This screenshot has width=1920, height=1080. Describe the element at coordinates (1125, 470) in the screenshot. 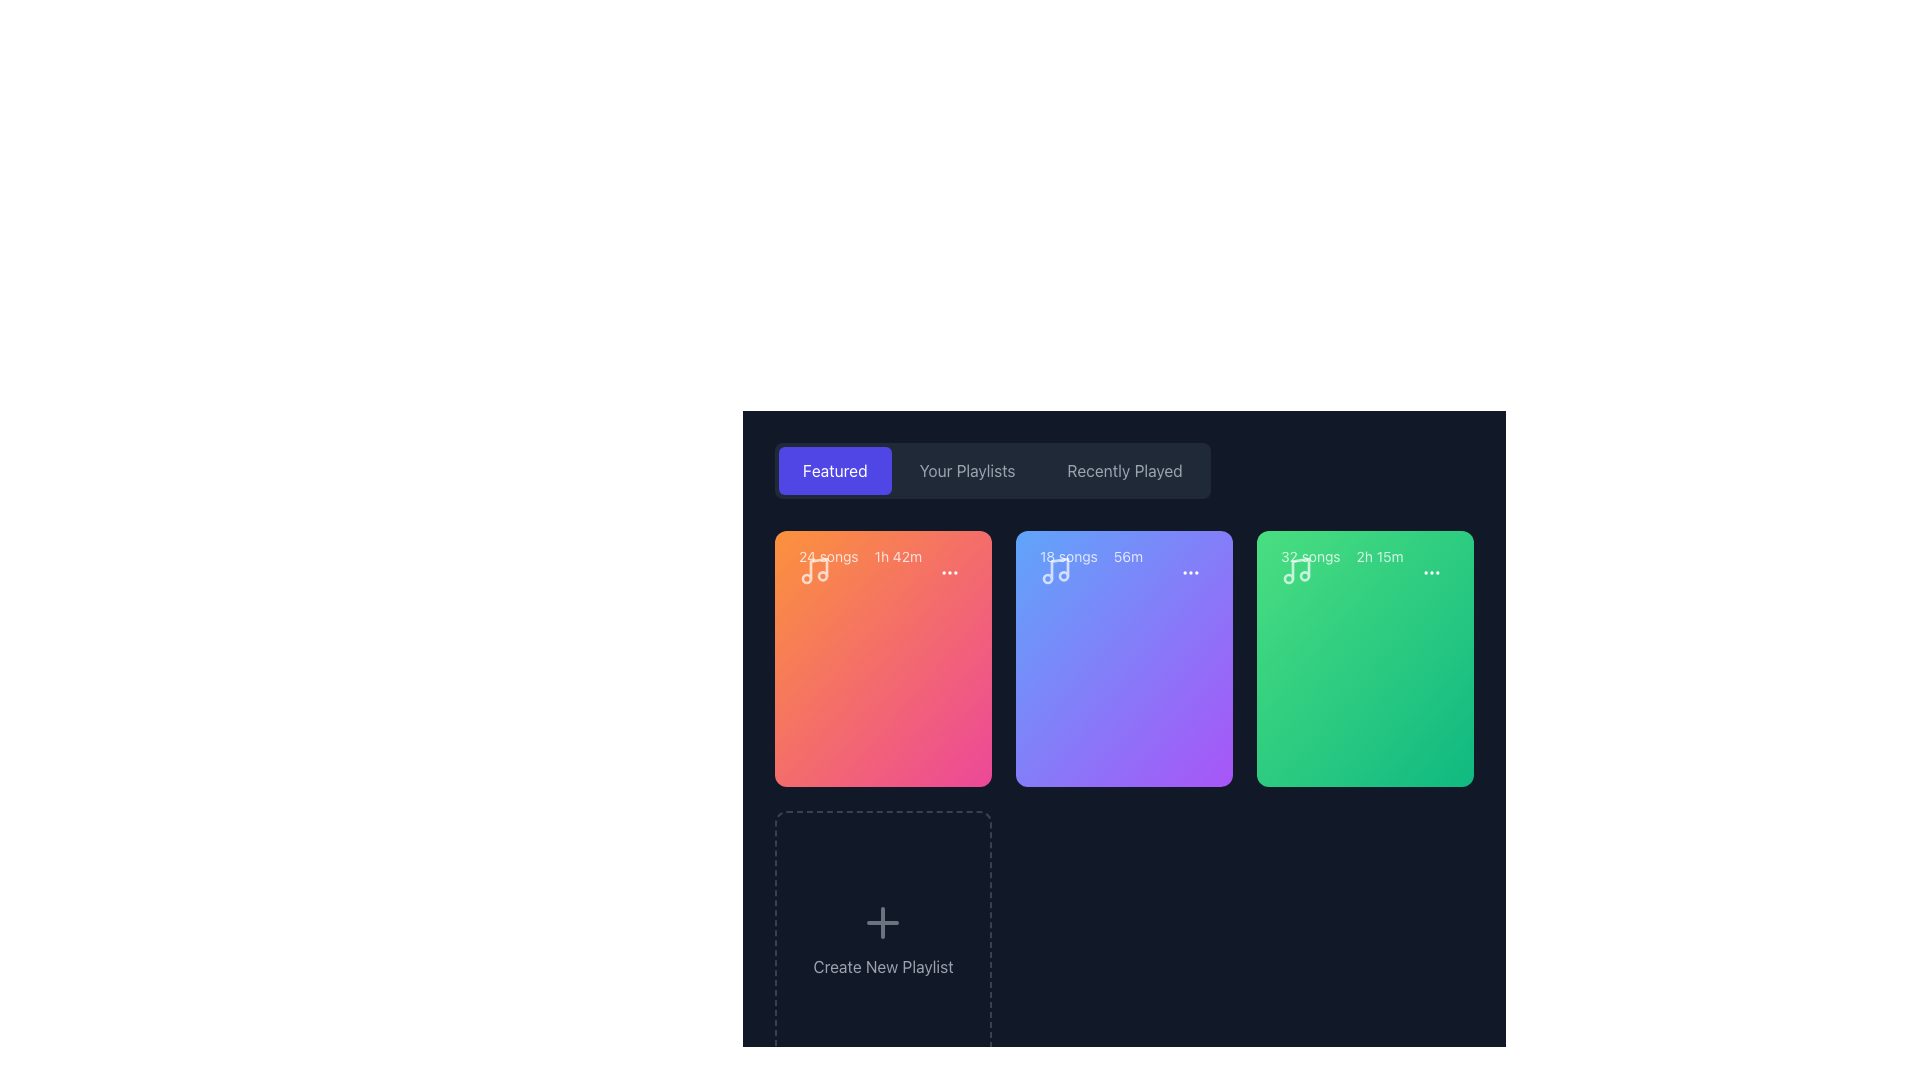

I see `the category selector button located in the header` at that location.